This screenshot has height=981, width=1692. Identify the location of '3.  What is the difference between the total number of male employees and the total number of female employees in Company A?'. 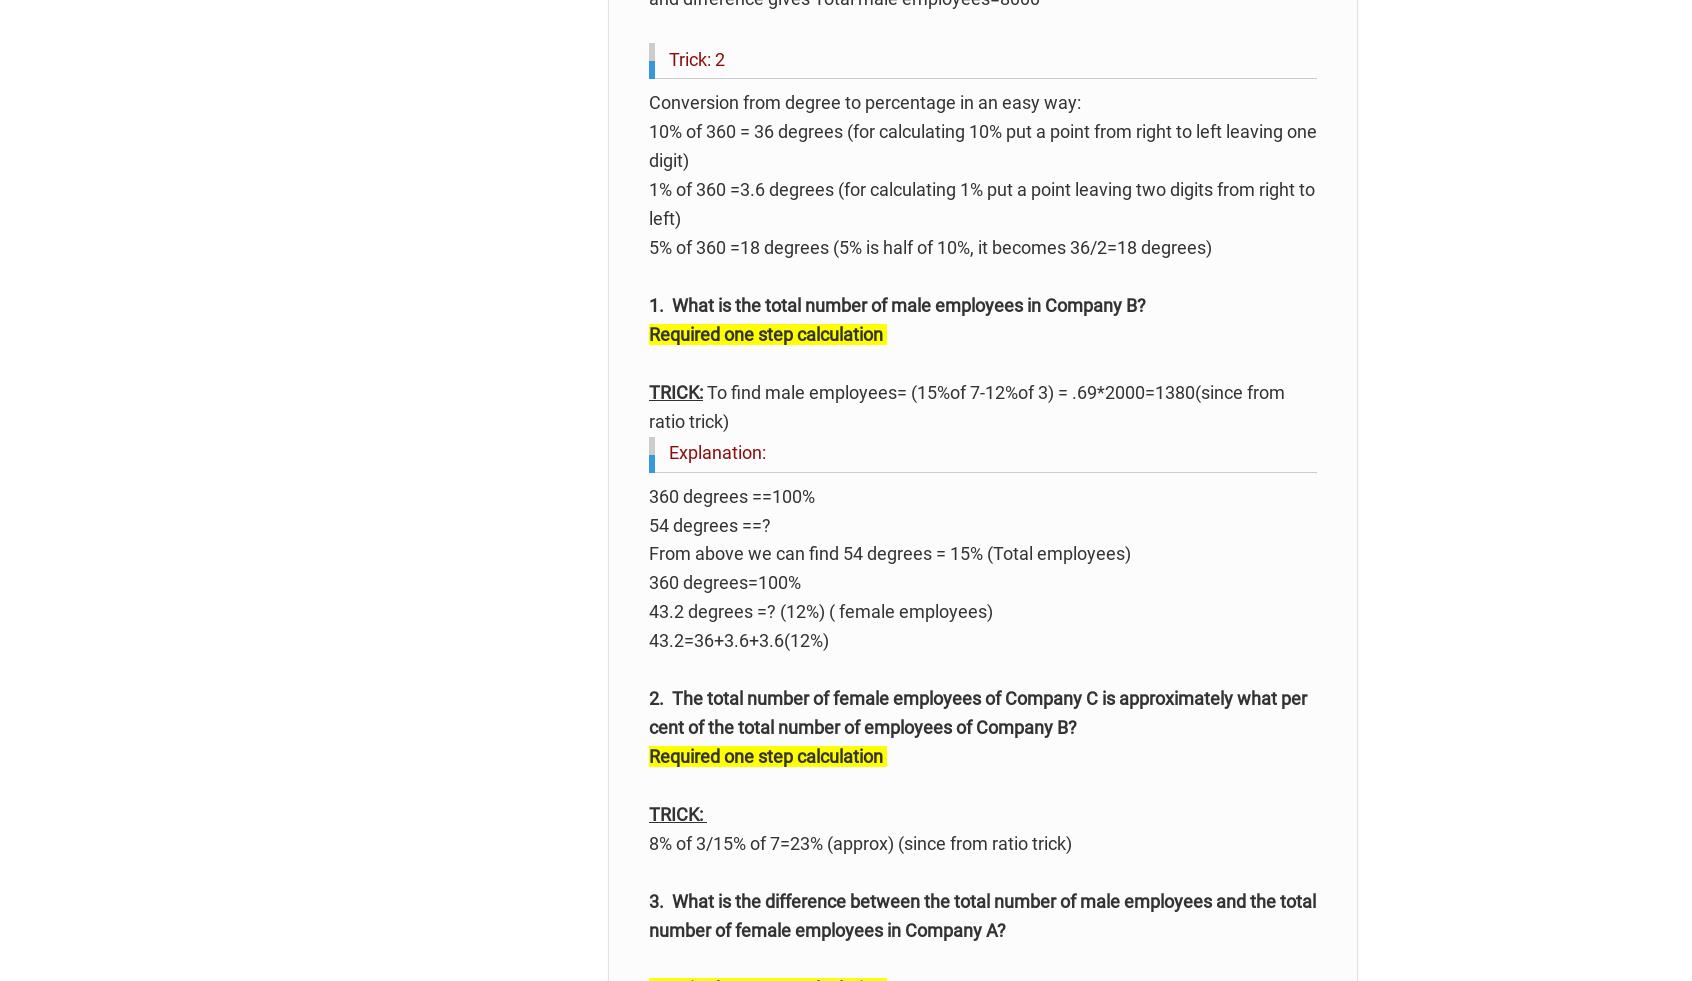
(649, 915).